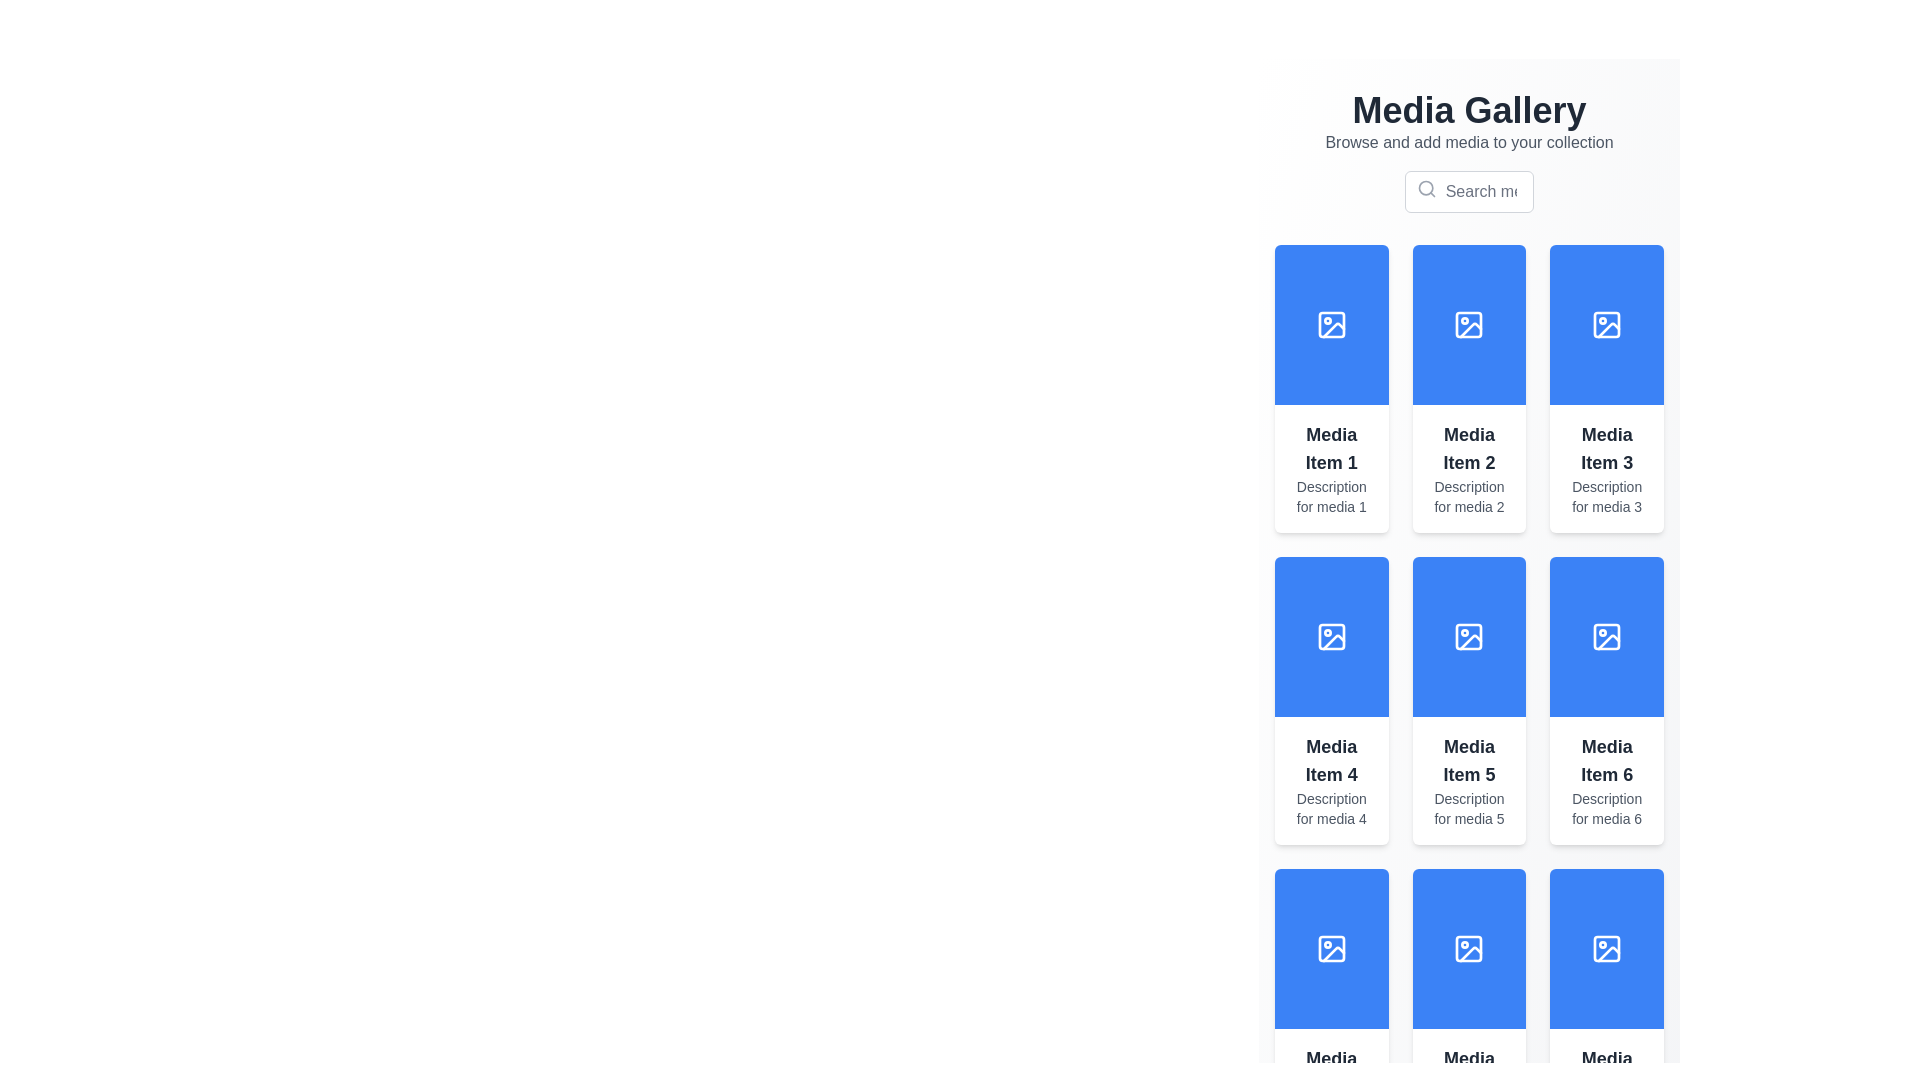  I want to click on the icon representing the media item in the sixth tile of the 'Media Gallery', located in the bottom-right corner of the grid, so click(1607, 636).